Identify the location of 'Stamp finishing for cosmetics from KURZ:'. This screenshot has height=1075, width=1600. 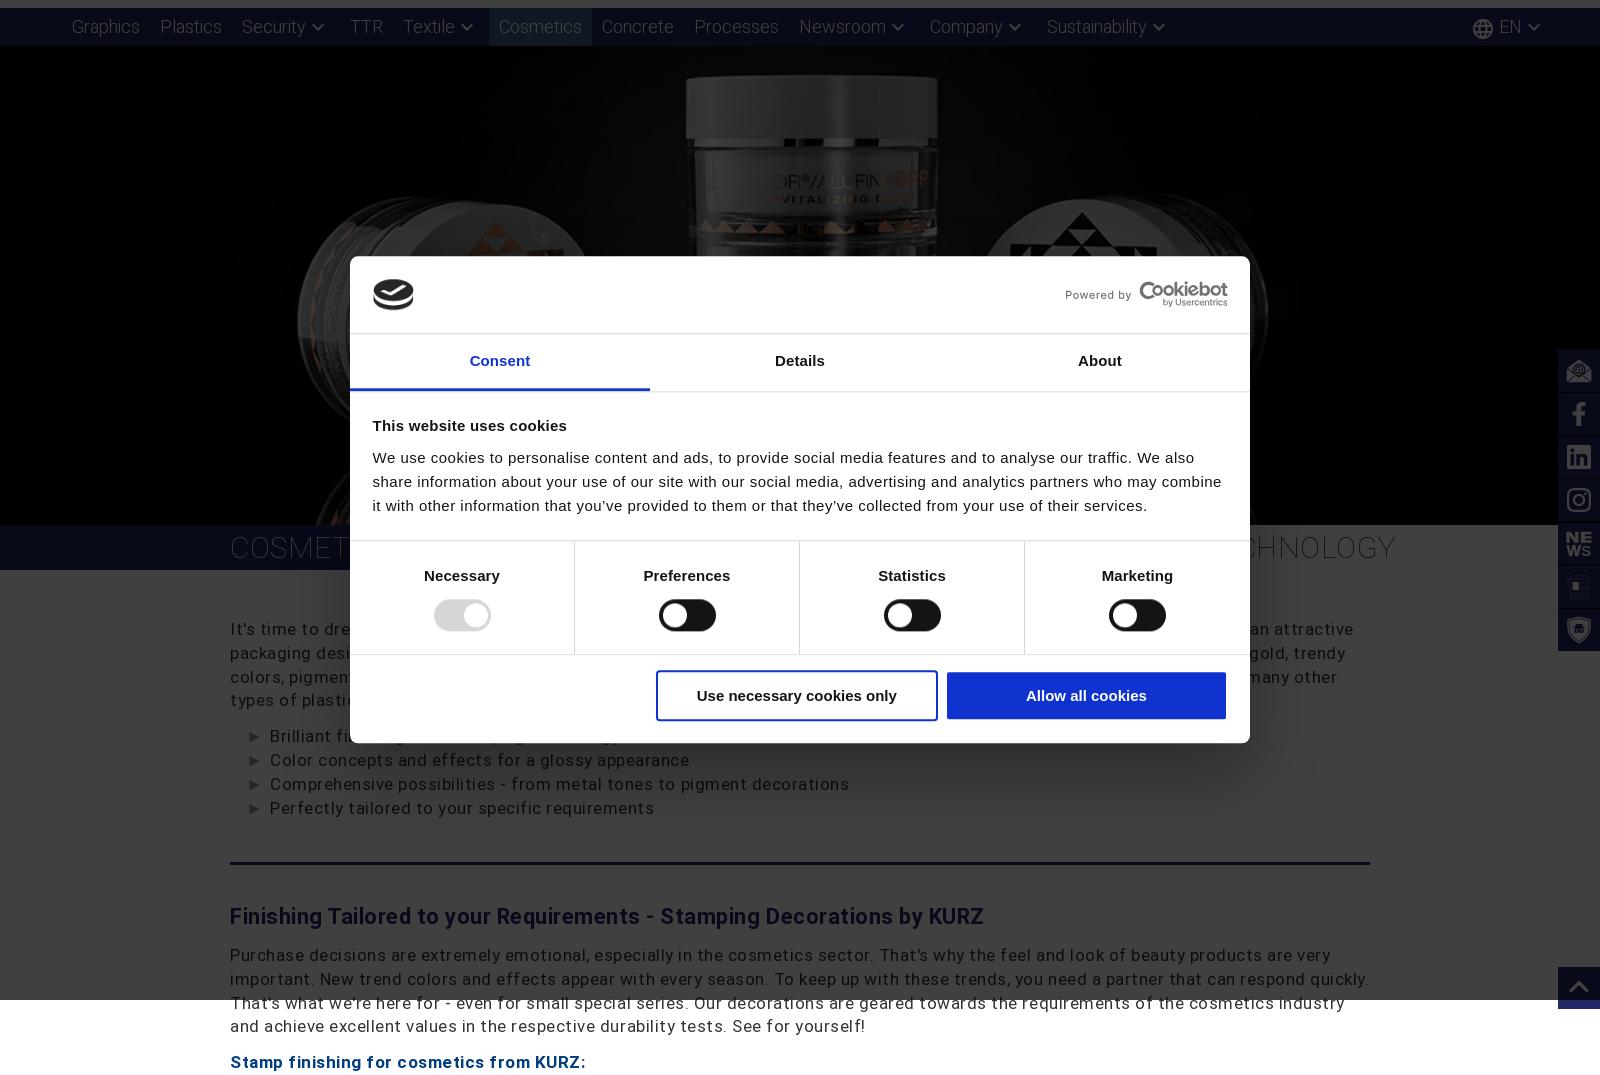
(406, 1061).